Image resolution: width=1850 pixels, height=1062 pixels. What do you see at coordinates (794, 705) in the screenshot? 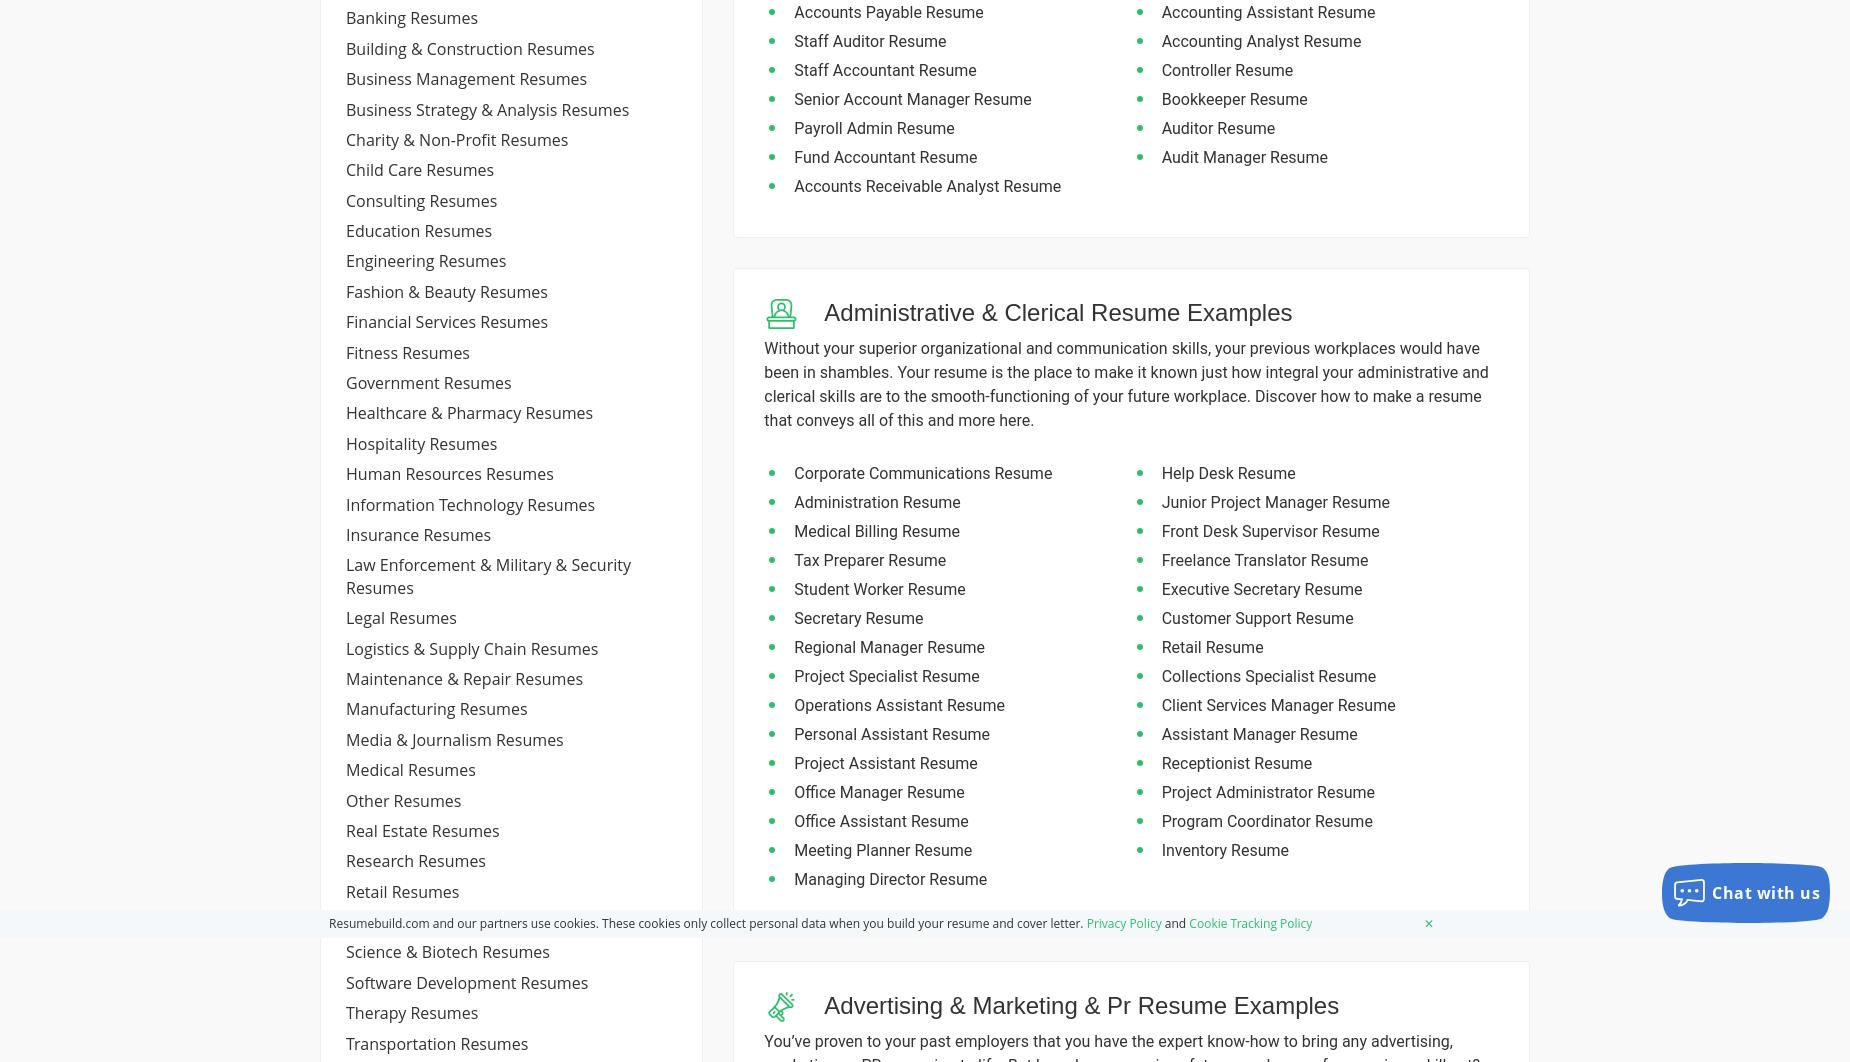
I see `'Operations Assistant Resume'` at bounding box center [794, 705].